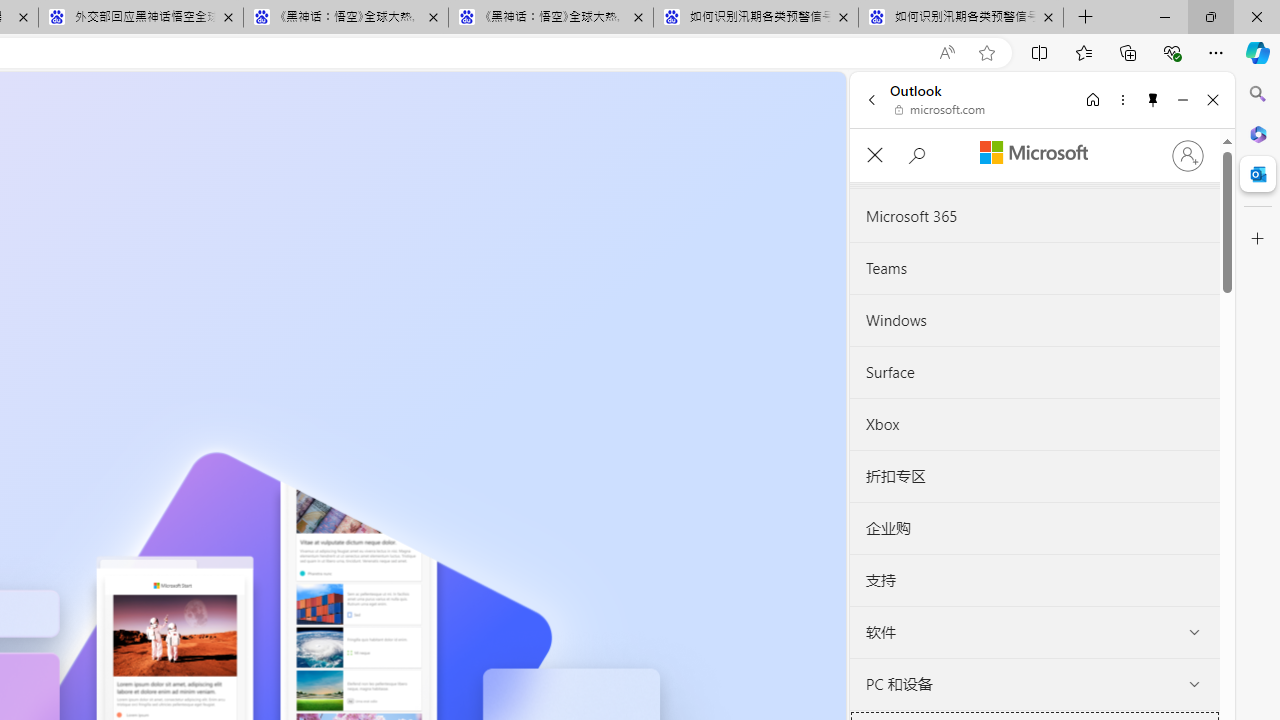 This screenshot has width=1280, height=720. What do you see at coordinates (1034, 267) in the screenshot?
I see `'Teams'` at bounding box center [1034, 267].